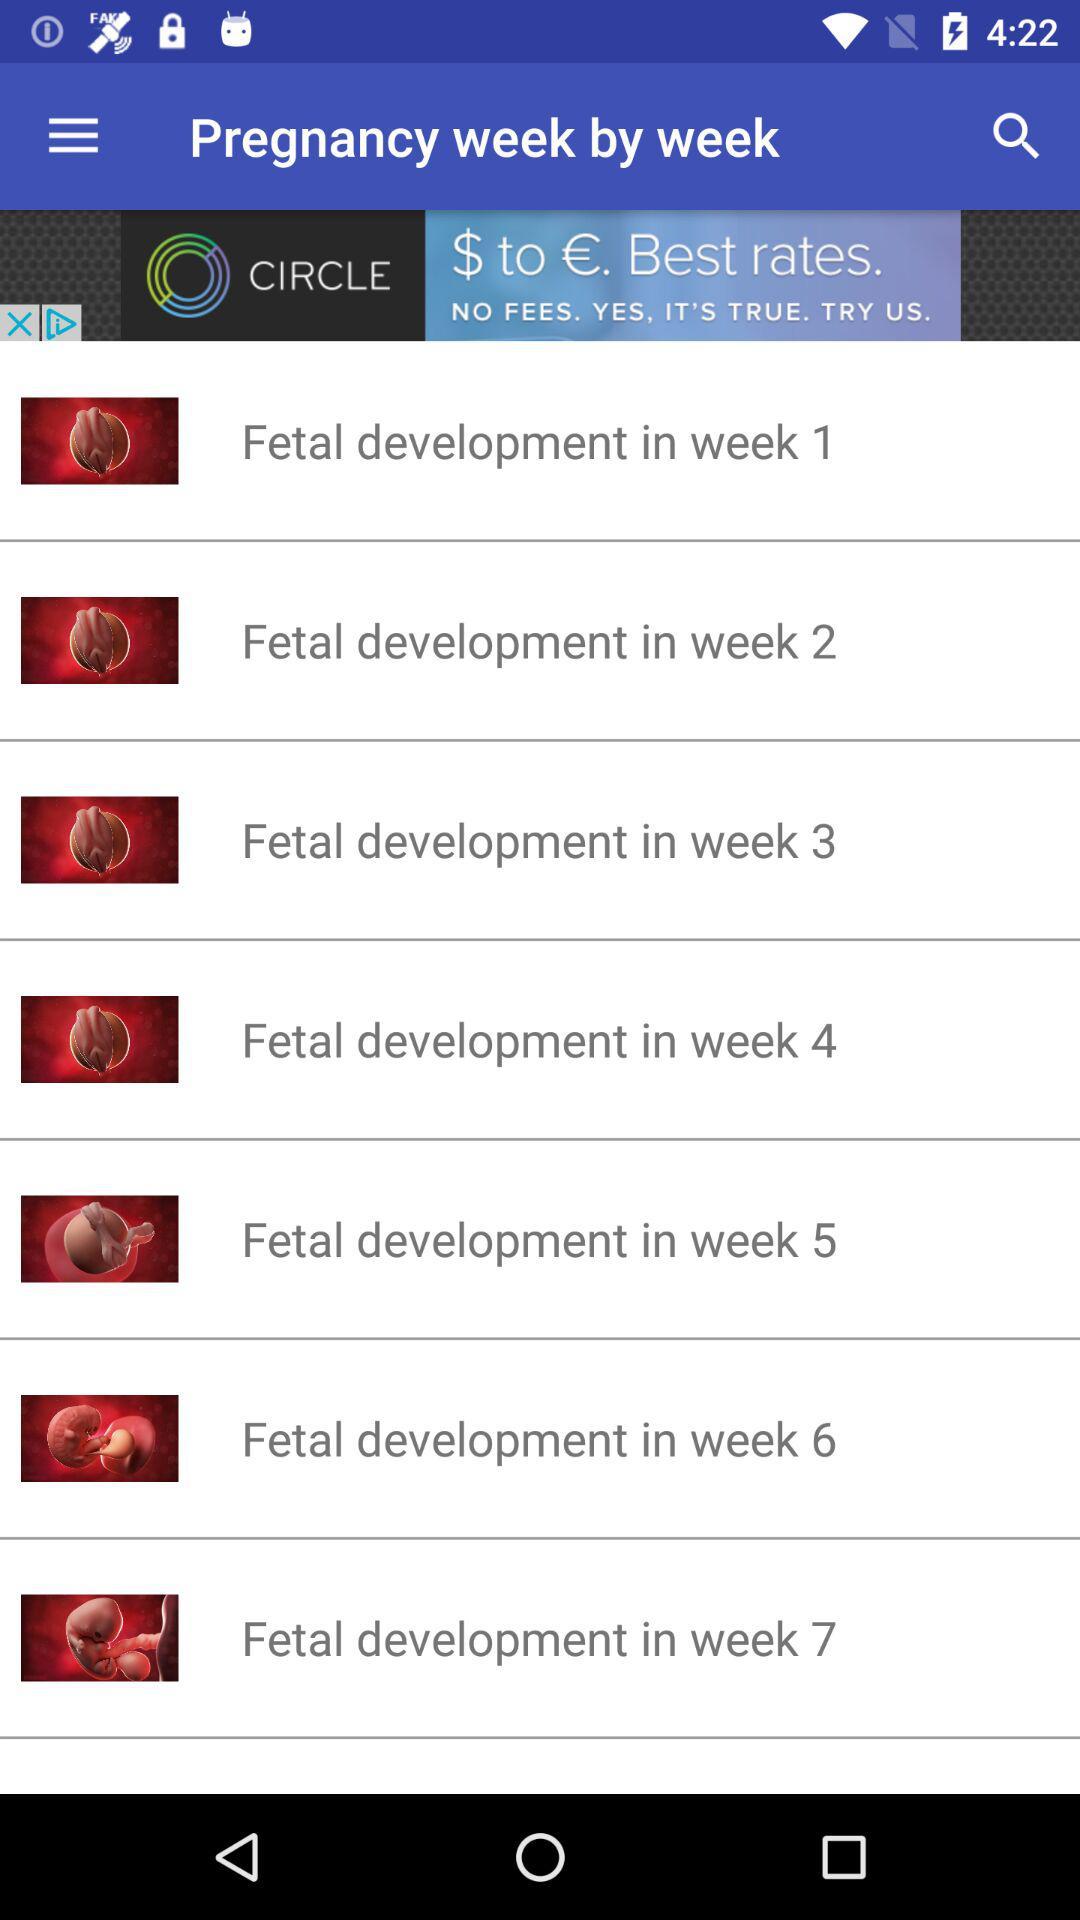 This screenshot has width=1080, height=1920. I want to click on the first image at the left side of the page, so click(100, 440).